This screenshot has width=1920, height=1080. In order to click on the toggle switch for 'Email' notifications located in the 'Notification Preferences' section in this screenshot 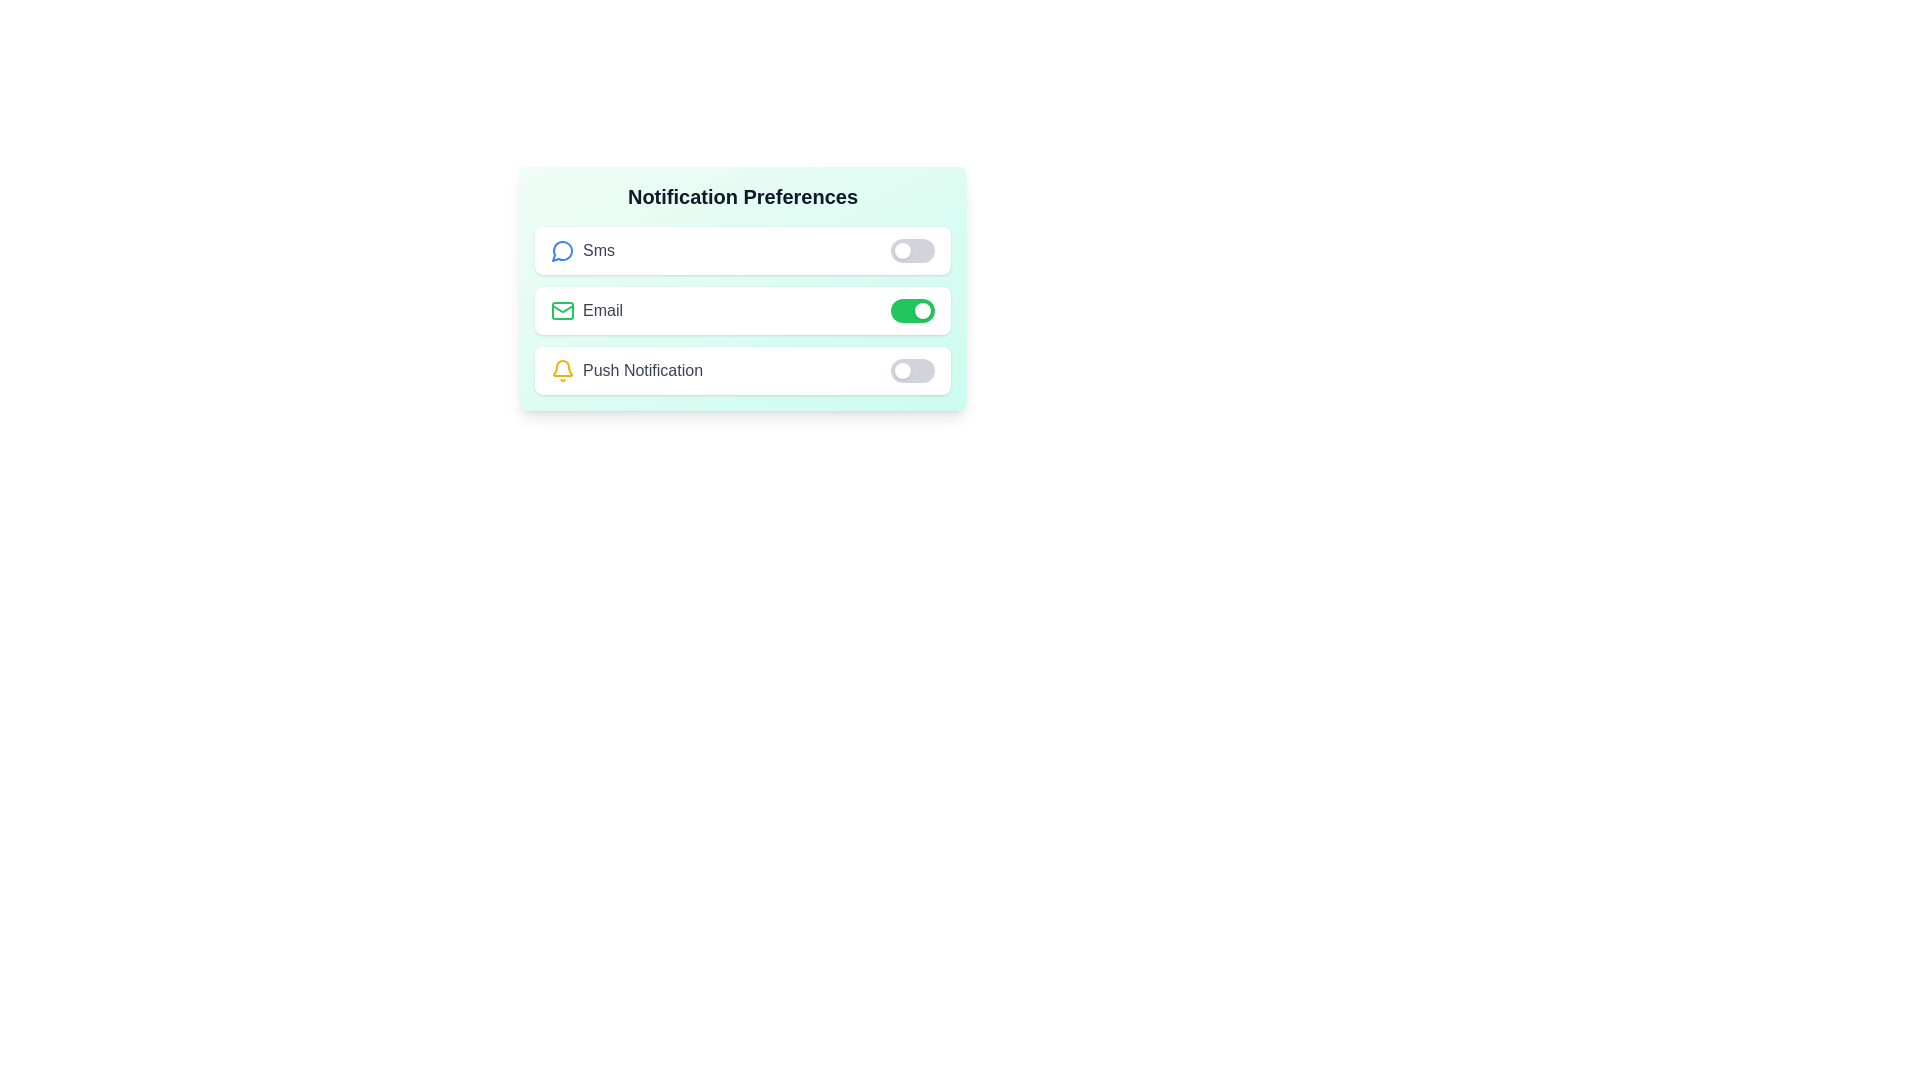, I will do `click(742, 311)`.